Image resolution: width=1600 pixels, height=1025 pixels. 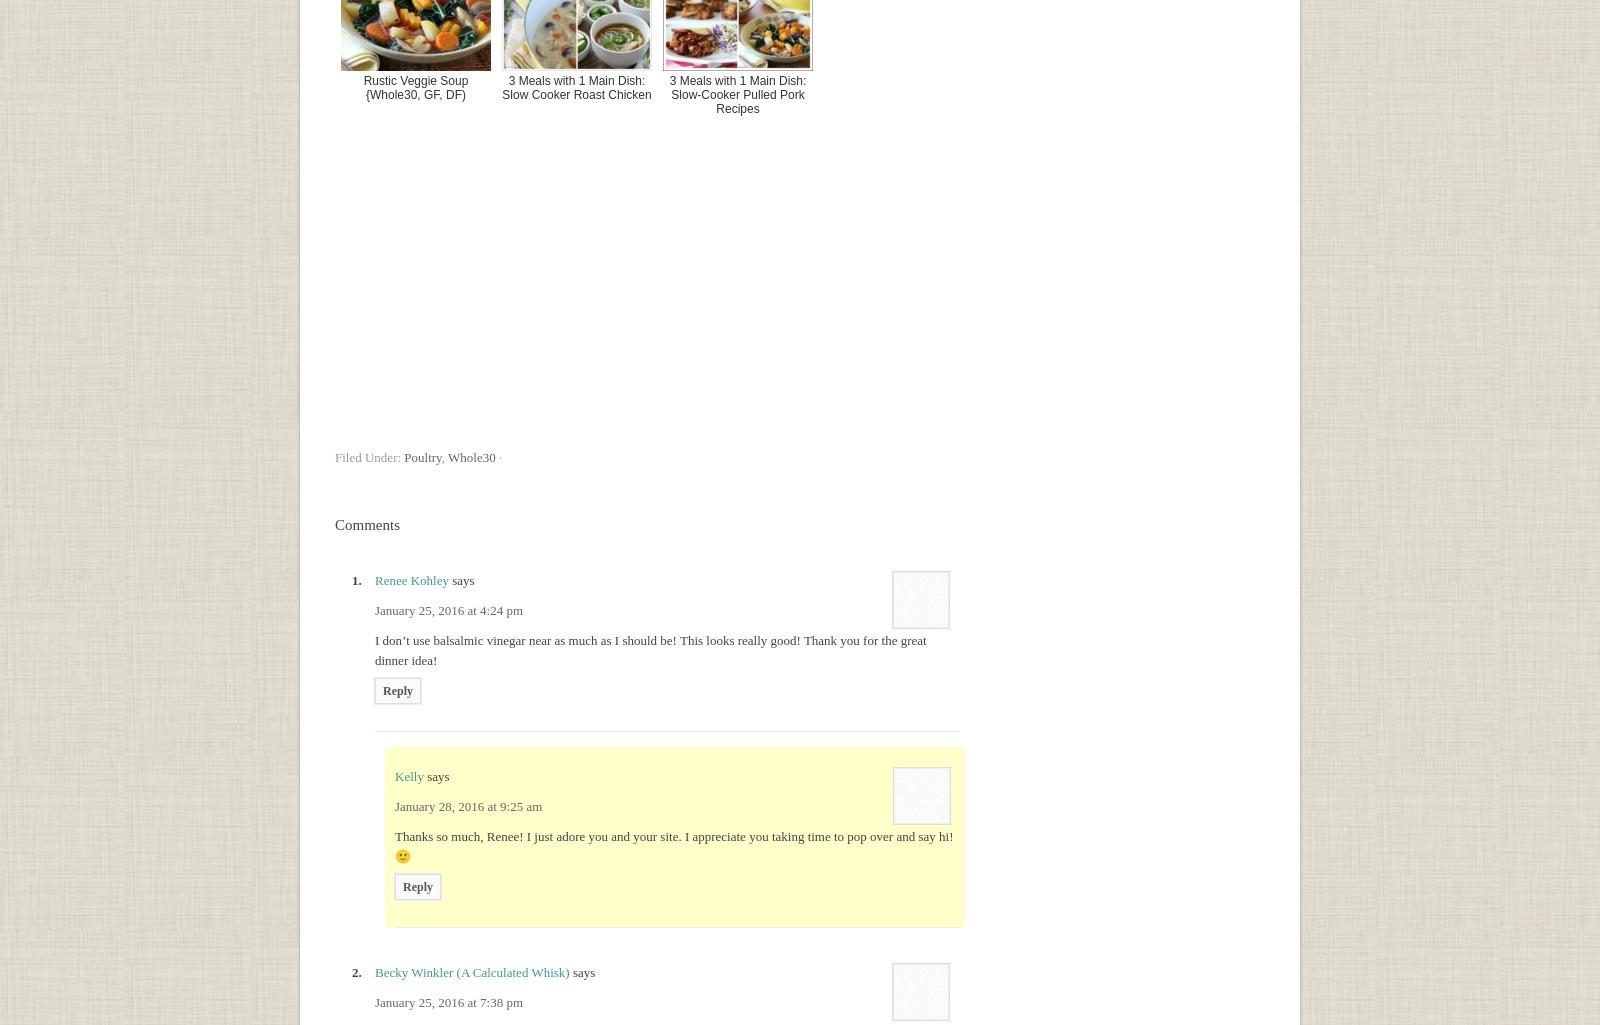 I want to click on 'Filed Under:', so click(x=335, y=456).